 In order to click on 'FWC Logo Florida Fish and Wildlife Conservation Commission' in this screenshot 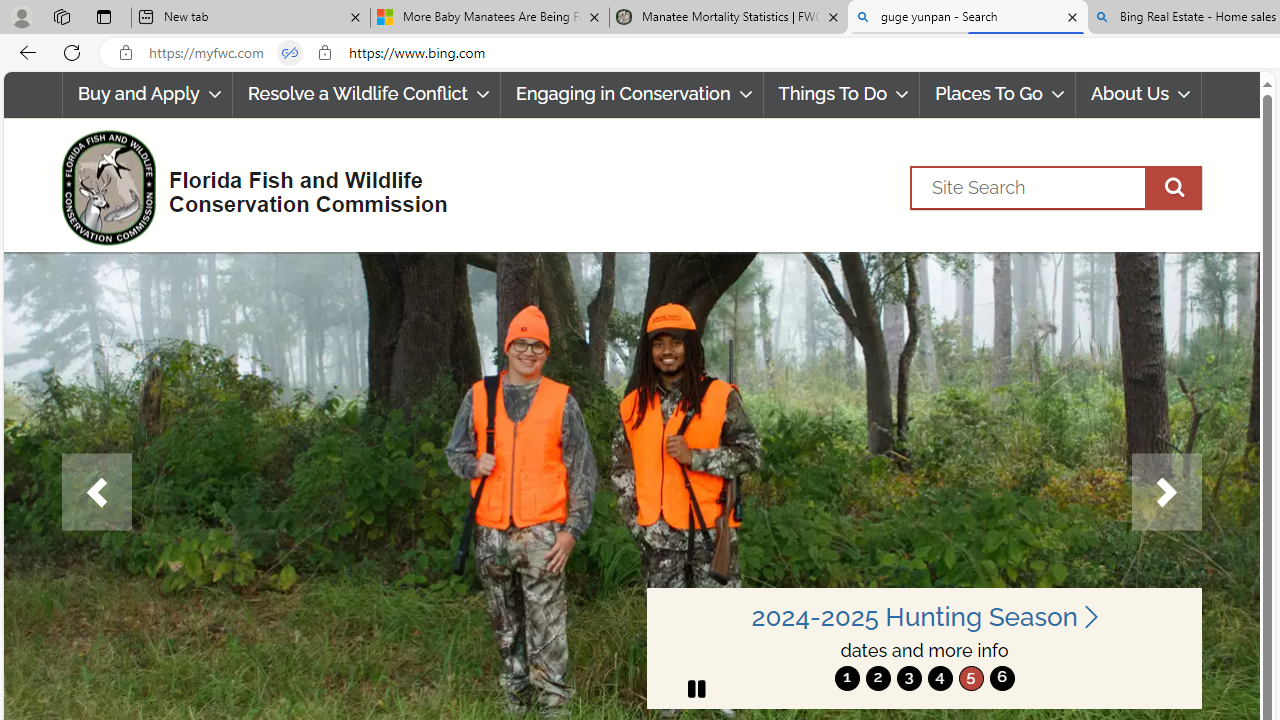, I will do `click(245, 185)`.